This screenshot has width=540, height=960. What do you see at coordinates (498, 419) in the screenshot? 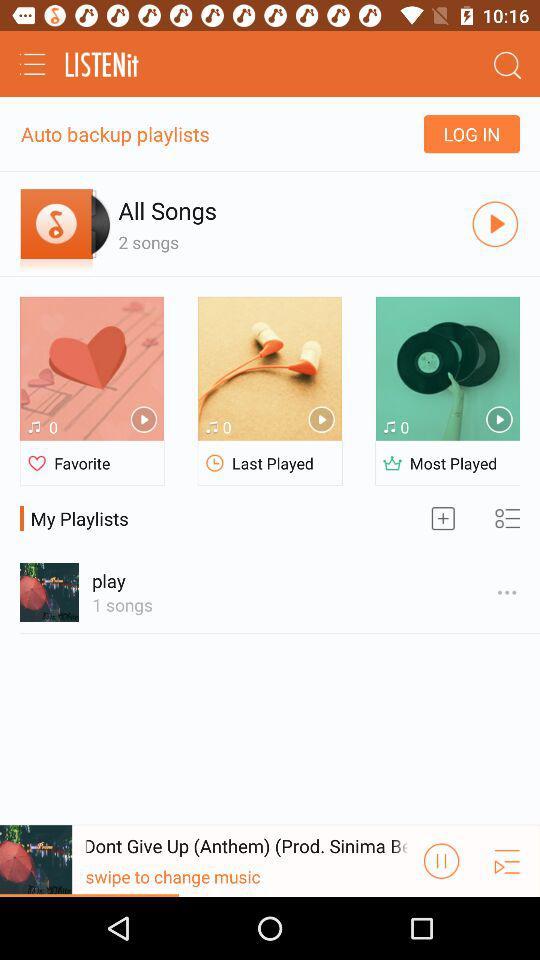
I see `the button which is above most played` at bounding box center [498, 419].